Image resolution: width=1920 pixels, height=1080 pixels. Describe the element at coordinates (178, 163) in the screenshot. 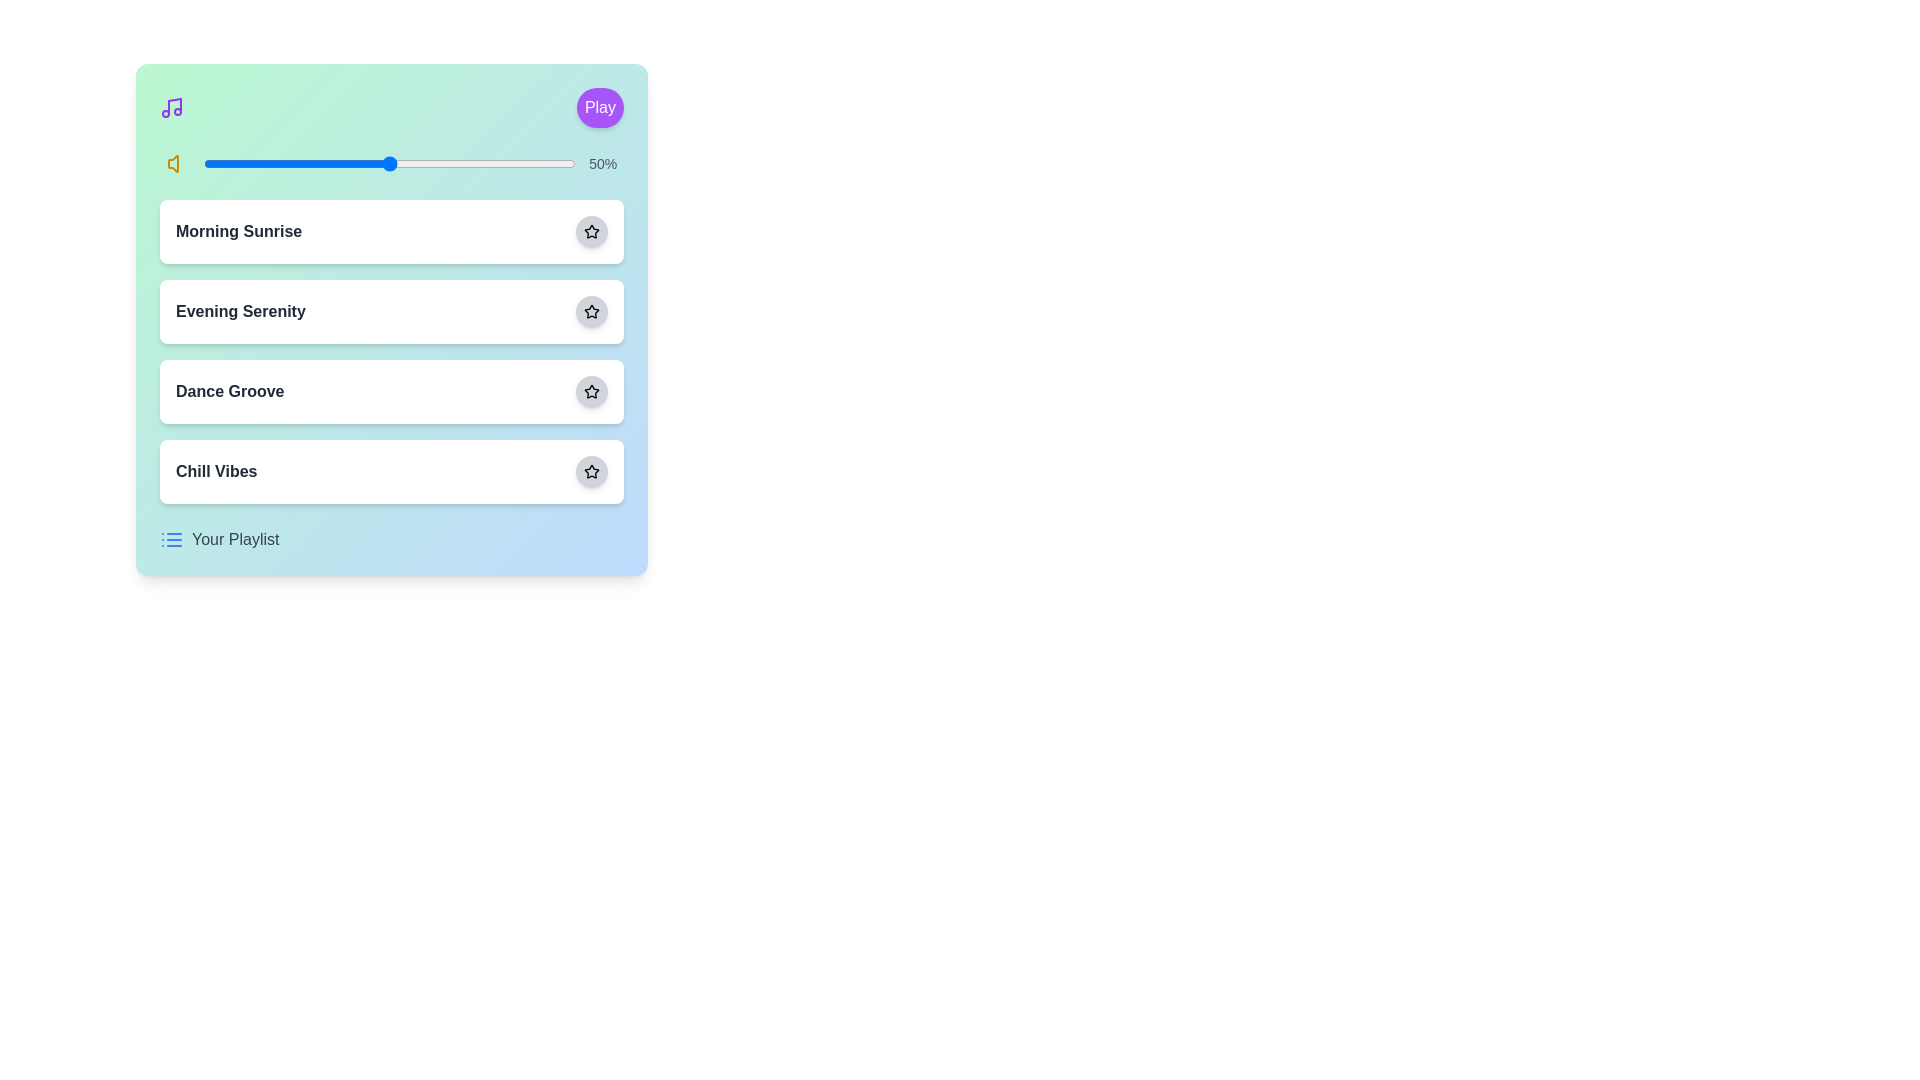

I see `the yellow speaker icon with sound lines, positioned to the left of the horizontal slider and the text '50%'` at that location.